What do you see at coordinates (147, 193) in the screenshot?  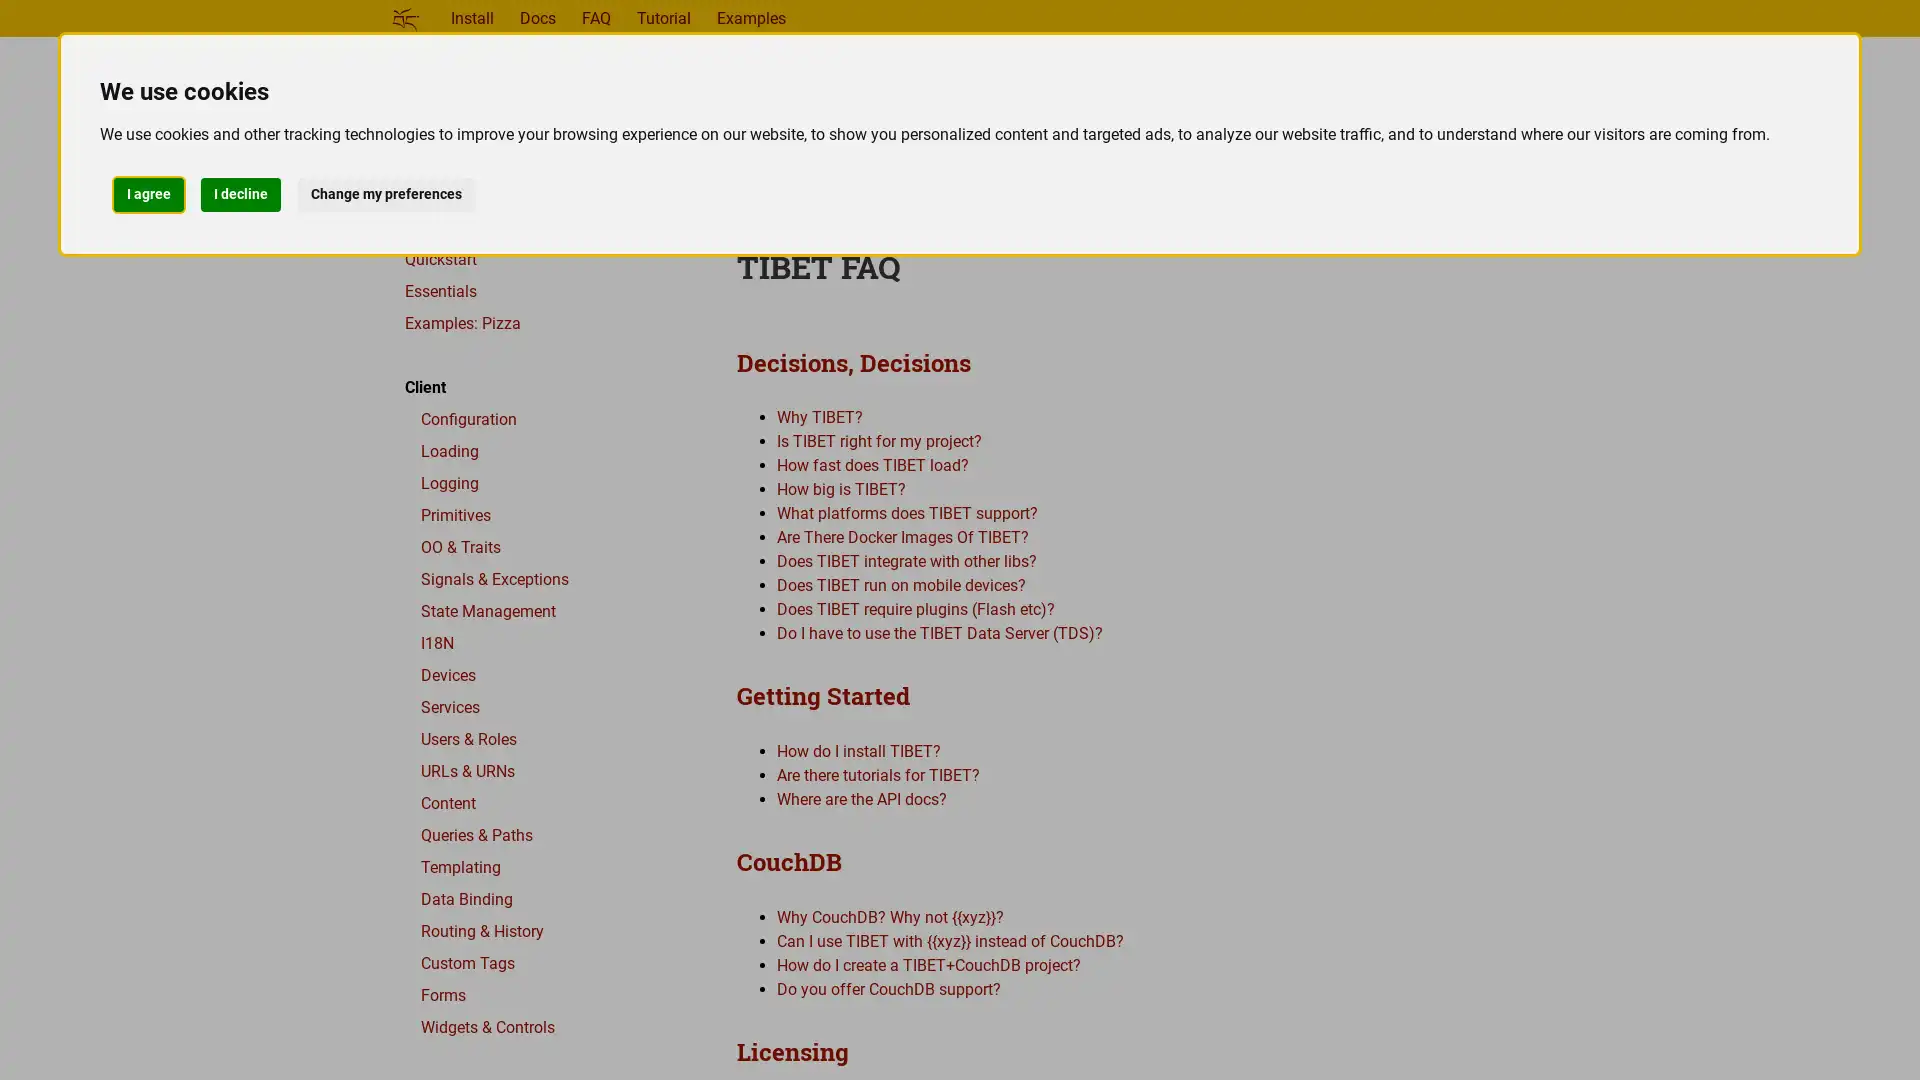 I see `I agree` at bounding box center [147, 193].